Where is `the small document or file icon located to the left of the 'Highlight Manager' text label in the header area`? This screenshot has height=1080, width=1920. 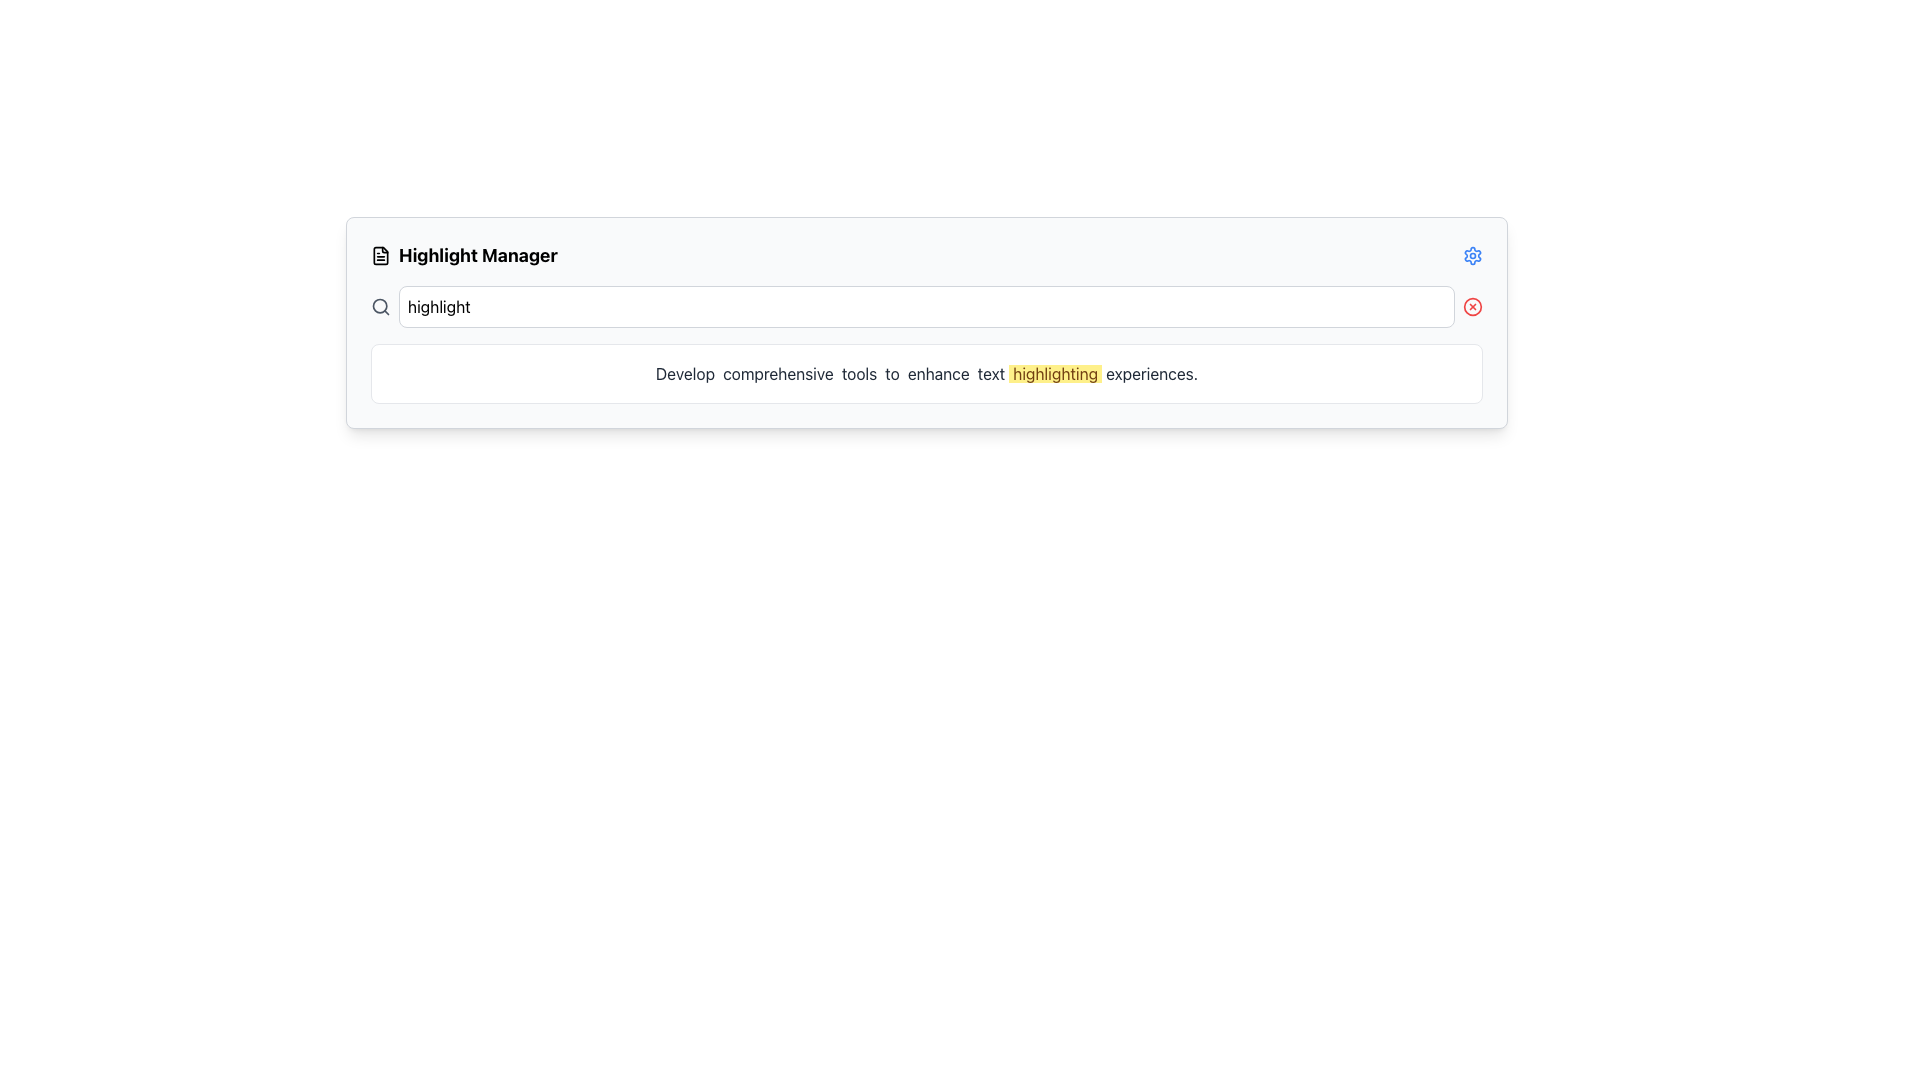
the small document or file icon located to the left of the 'Highlight Manager' text label in the header area is located at coordinates (380, 254).